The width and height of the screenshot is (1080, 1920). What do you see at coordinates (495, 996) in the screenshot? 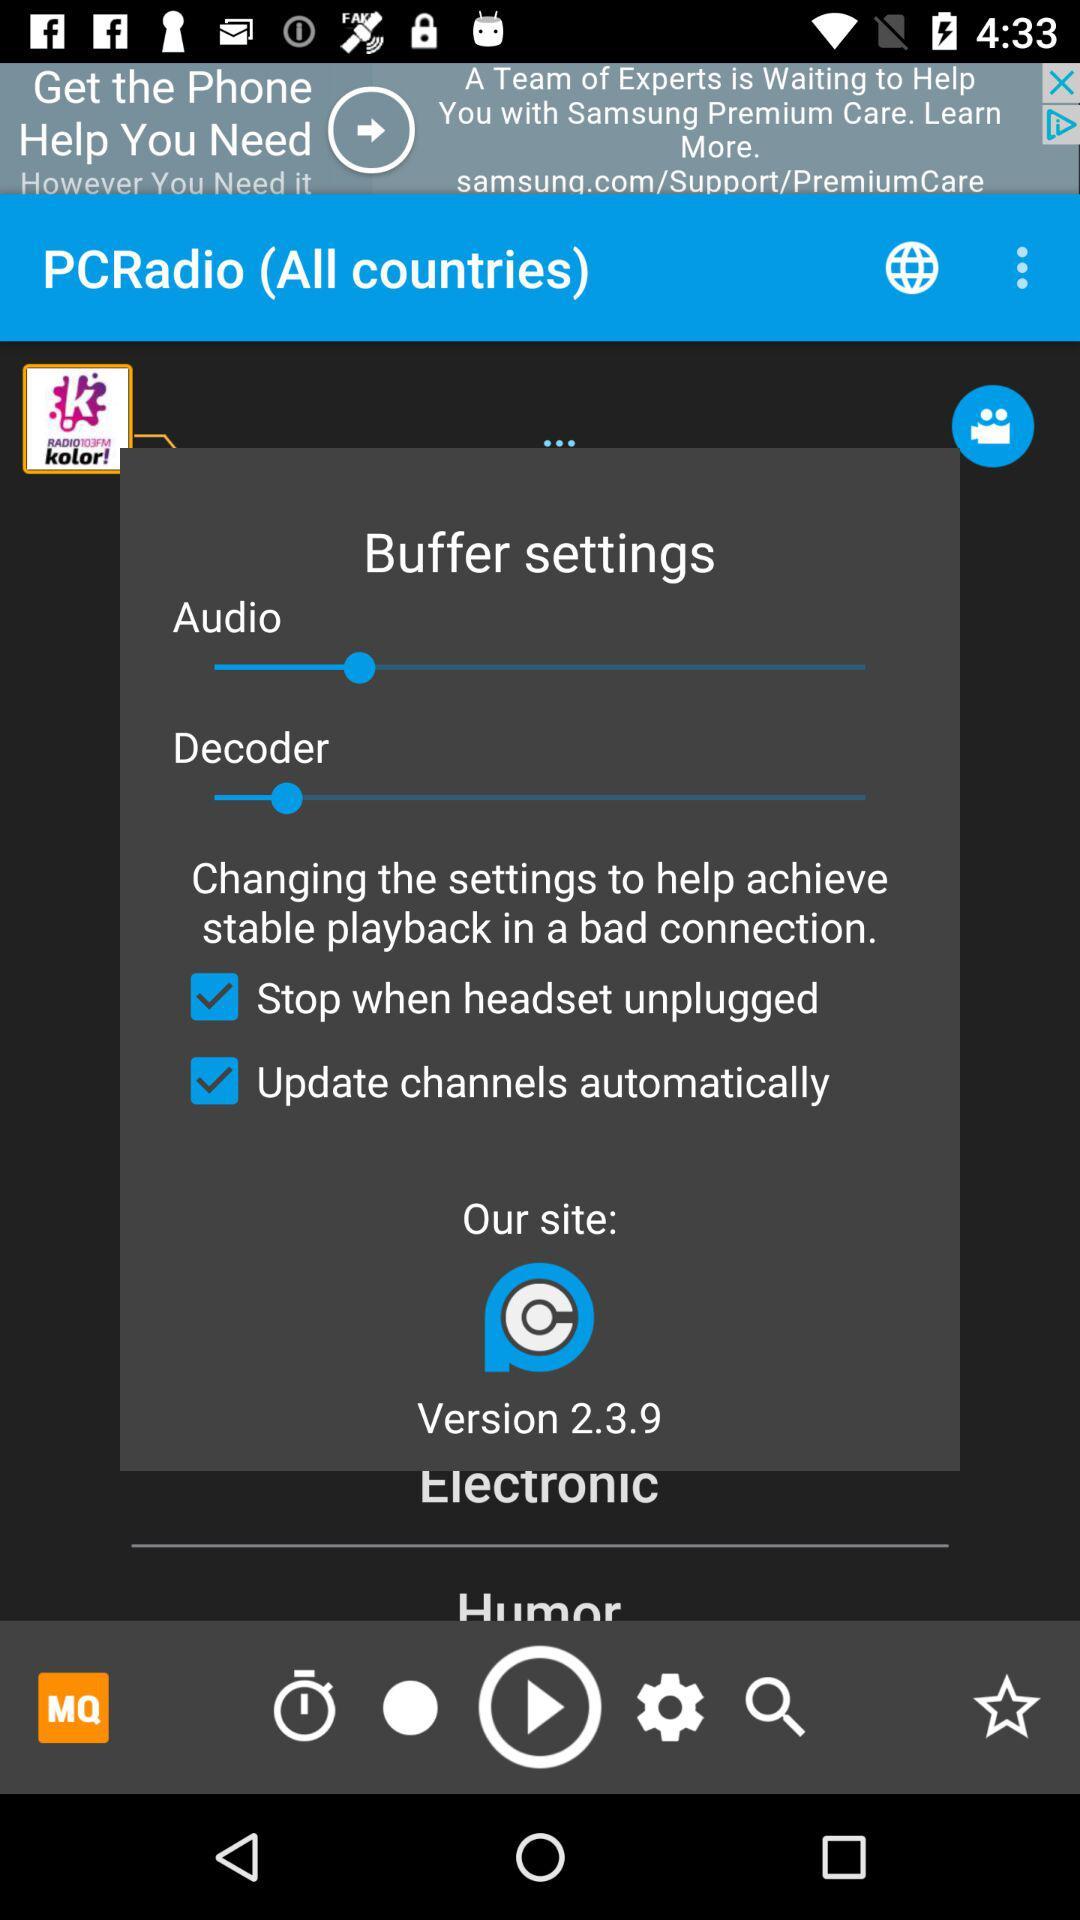
I see `app below the changing the settings` at bounding box center [495, 996].